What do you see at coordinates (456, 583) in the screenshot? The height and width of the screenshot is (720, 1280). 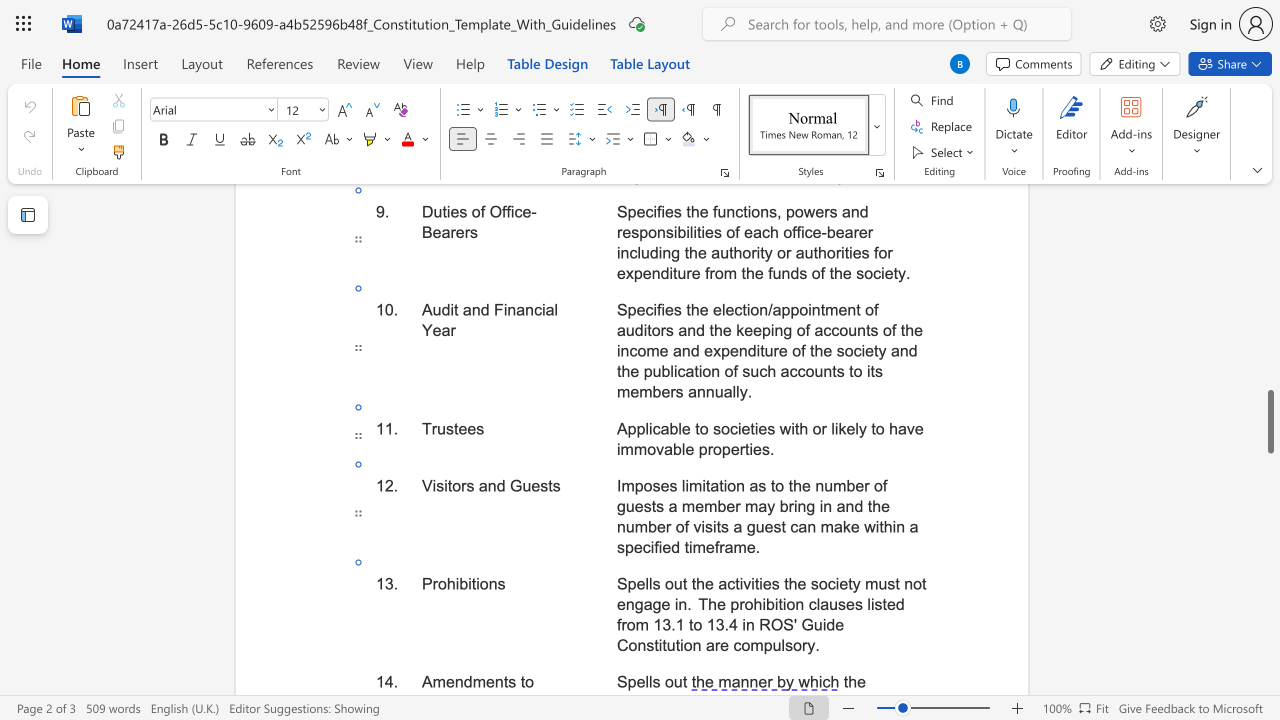 I see `the 1th character "i" in the text` at bounding box center [456, 583].